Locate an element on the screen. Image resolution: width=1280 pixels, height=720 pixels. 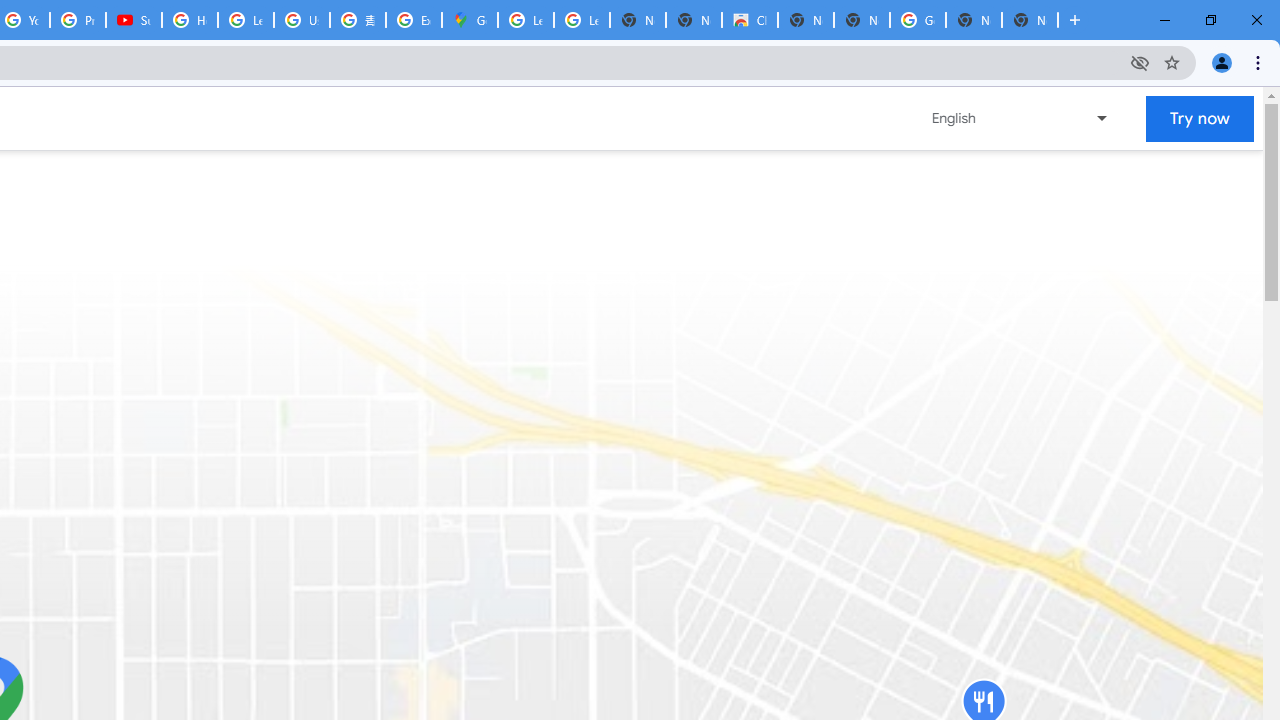
'Change language or region' is located at coordinates (1021, 118).